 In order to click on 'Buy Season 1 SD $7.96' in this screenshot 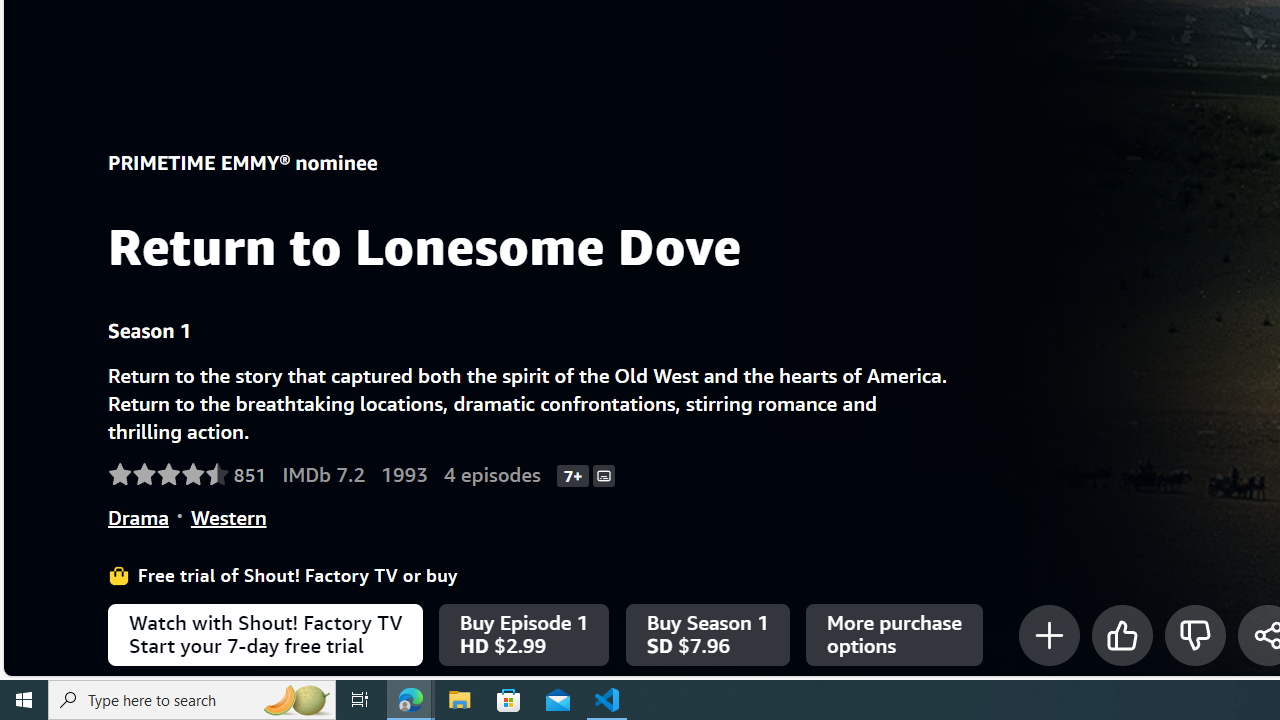, I will do `click(707, 635)`.